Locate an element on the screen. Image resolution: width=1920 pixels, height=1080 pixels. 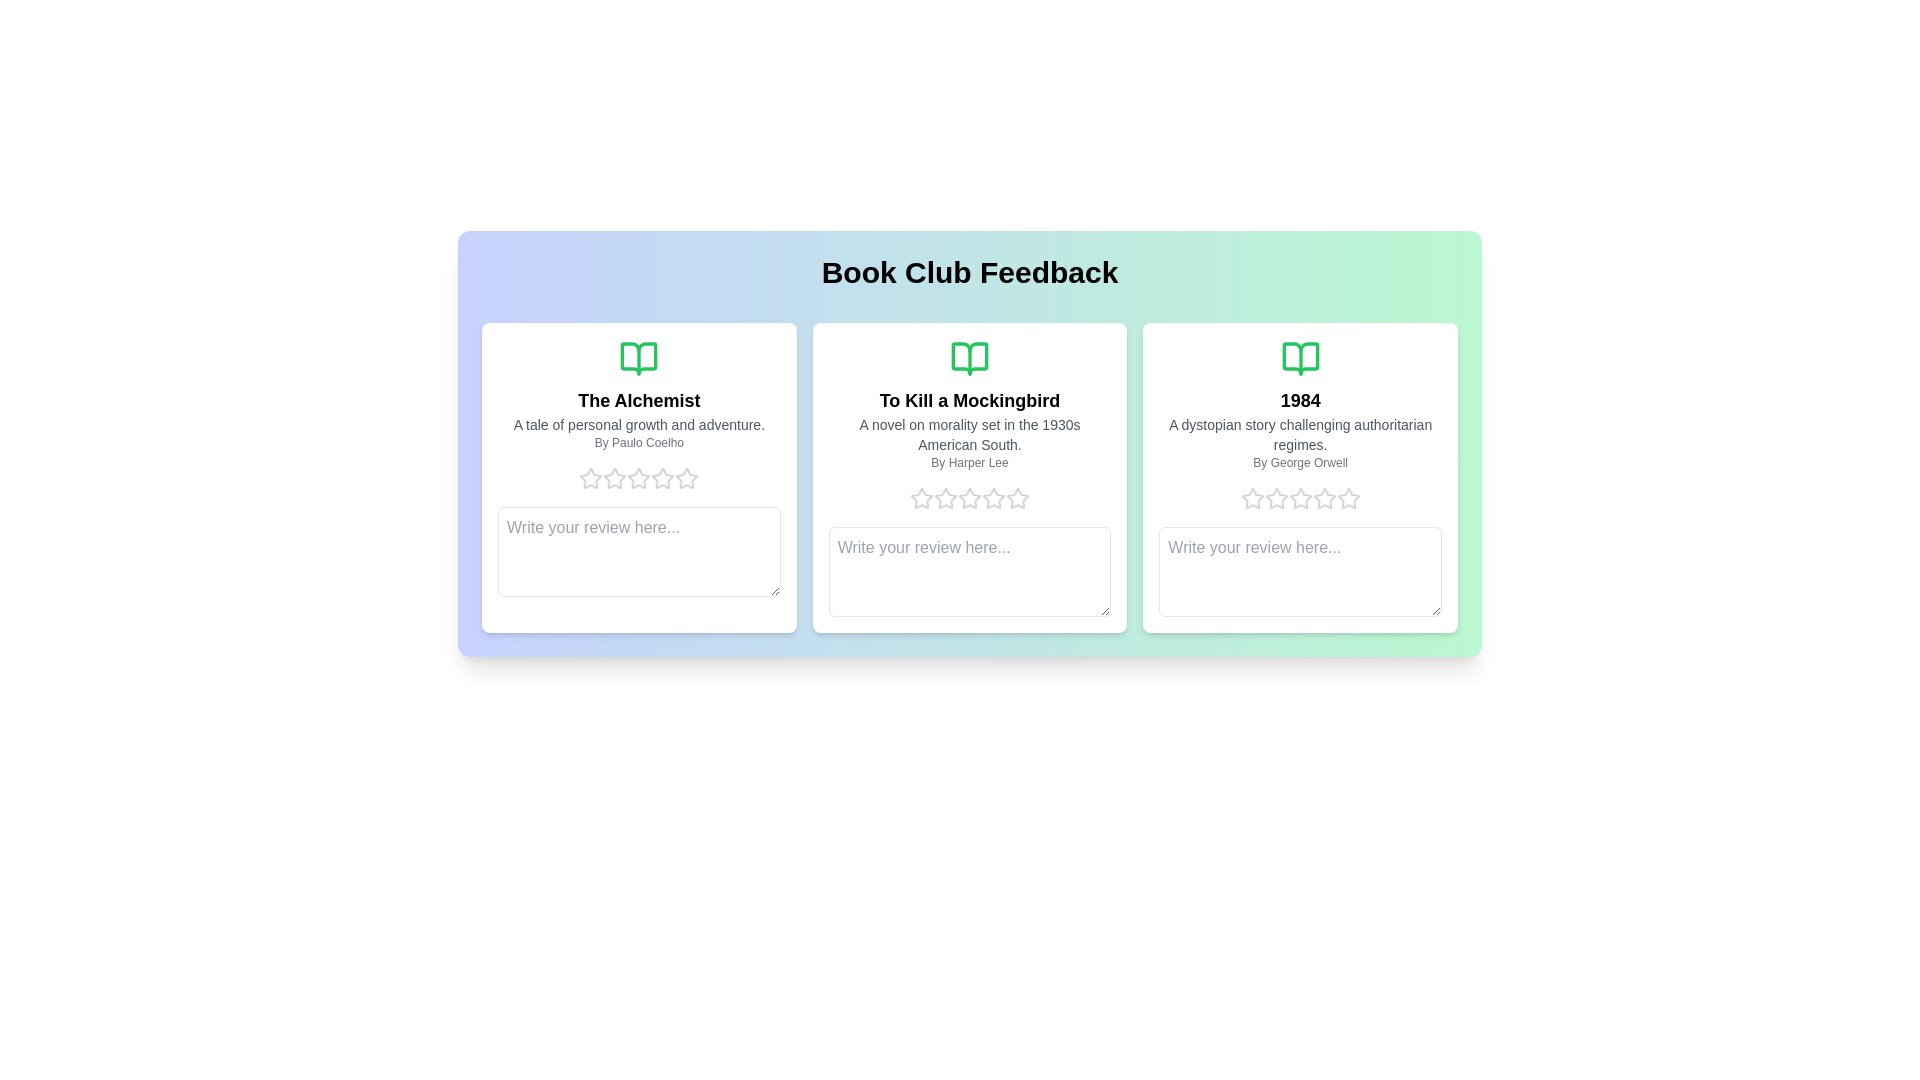
the open book icon styled in green, located at the top center of the 'To Kill a Mockingbird' card is located at coordinates (969, 357).